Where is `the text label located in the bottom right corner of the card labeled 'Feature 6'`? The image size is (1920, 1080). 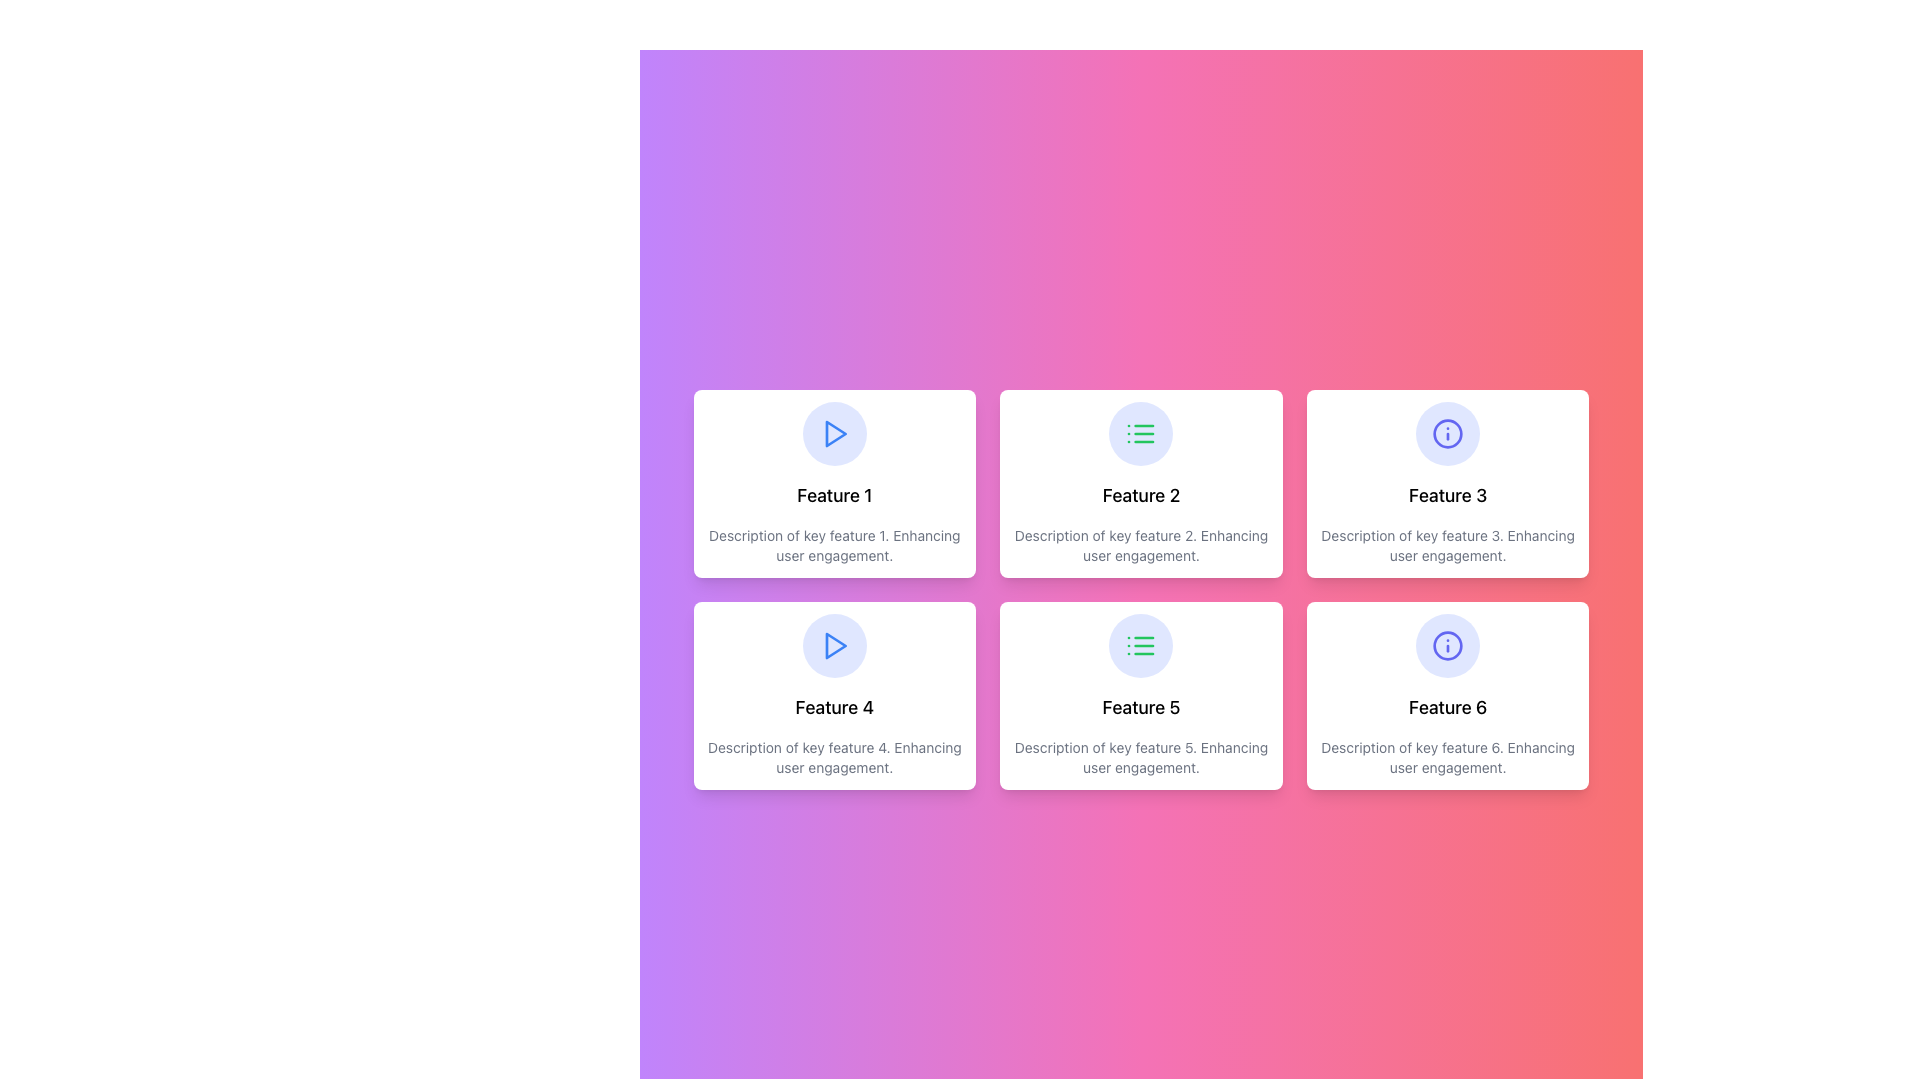 the text label located in the bottom right corner of the card labeled 'Feature 6' is located at coordinates (1448, 758).